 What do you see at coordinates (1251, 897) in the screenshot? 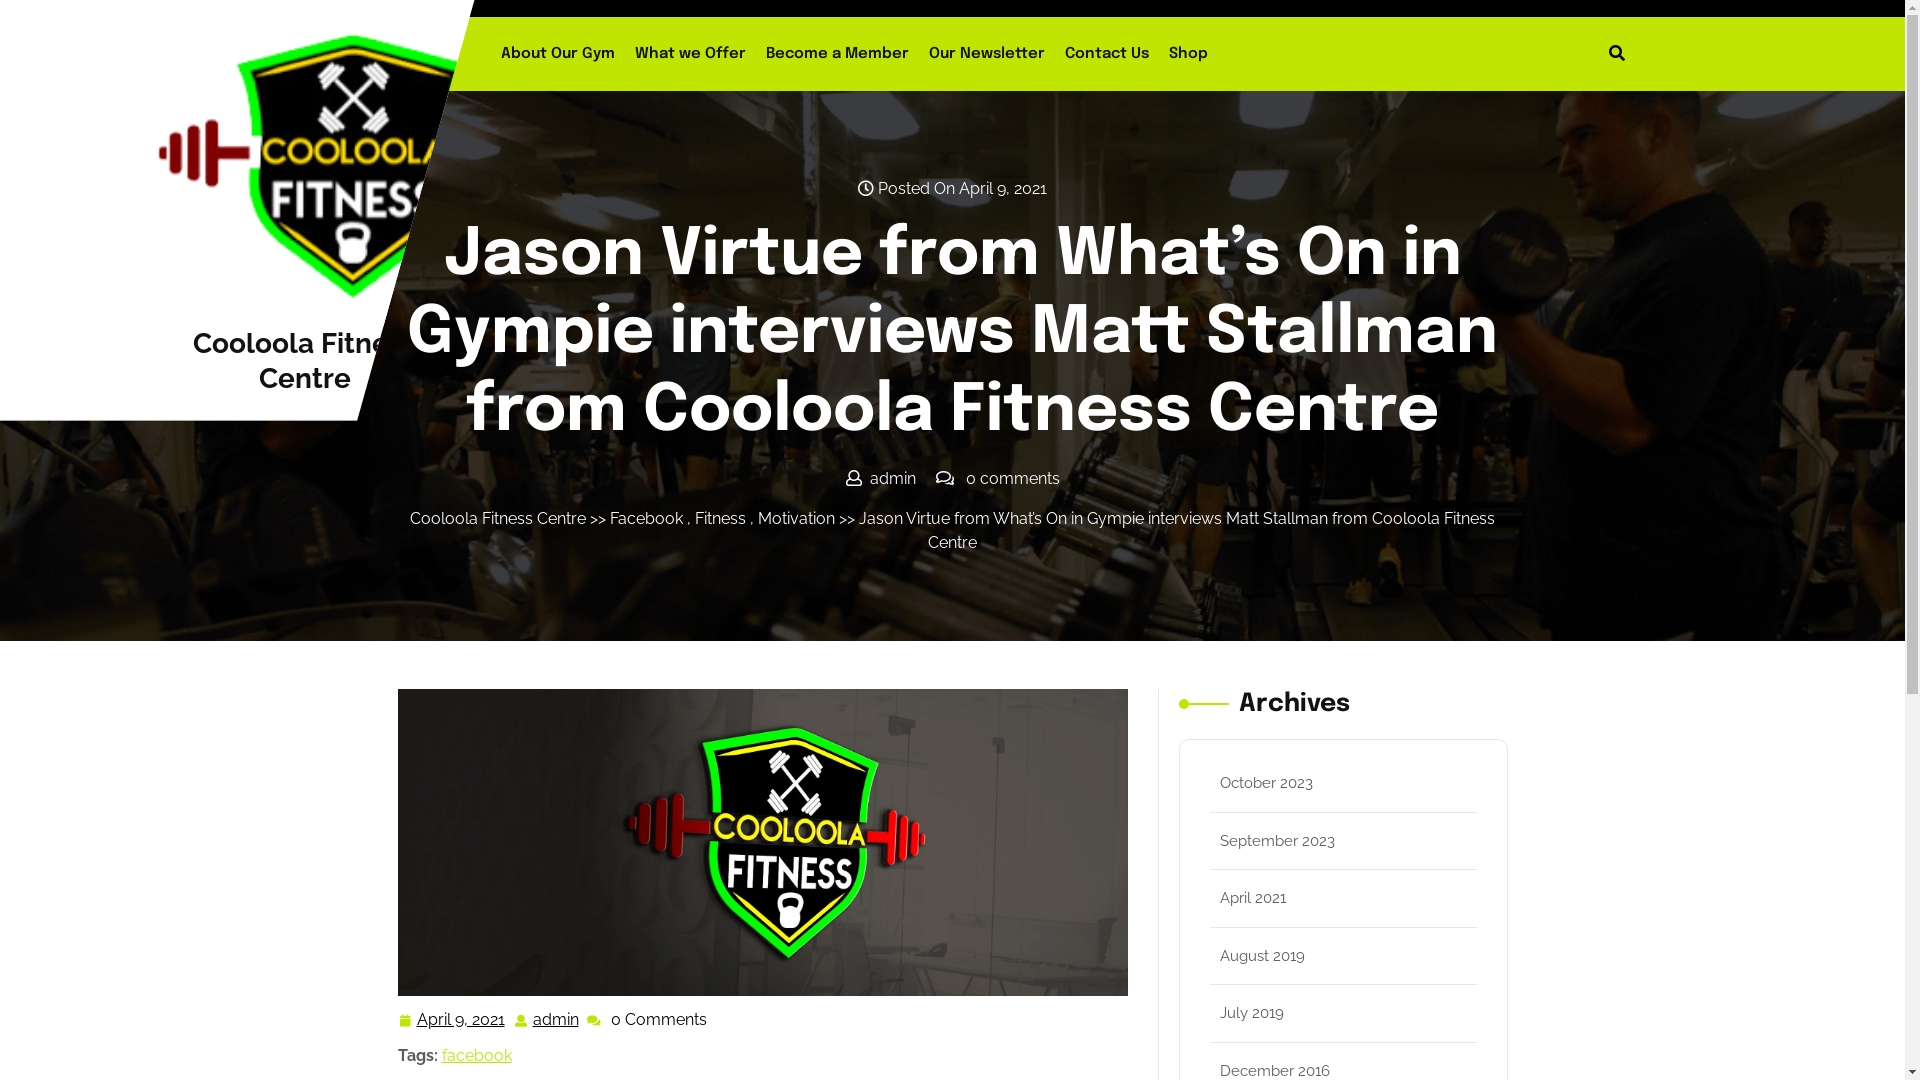
I see `'April 2021'` at bounding box center [1251, 897].